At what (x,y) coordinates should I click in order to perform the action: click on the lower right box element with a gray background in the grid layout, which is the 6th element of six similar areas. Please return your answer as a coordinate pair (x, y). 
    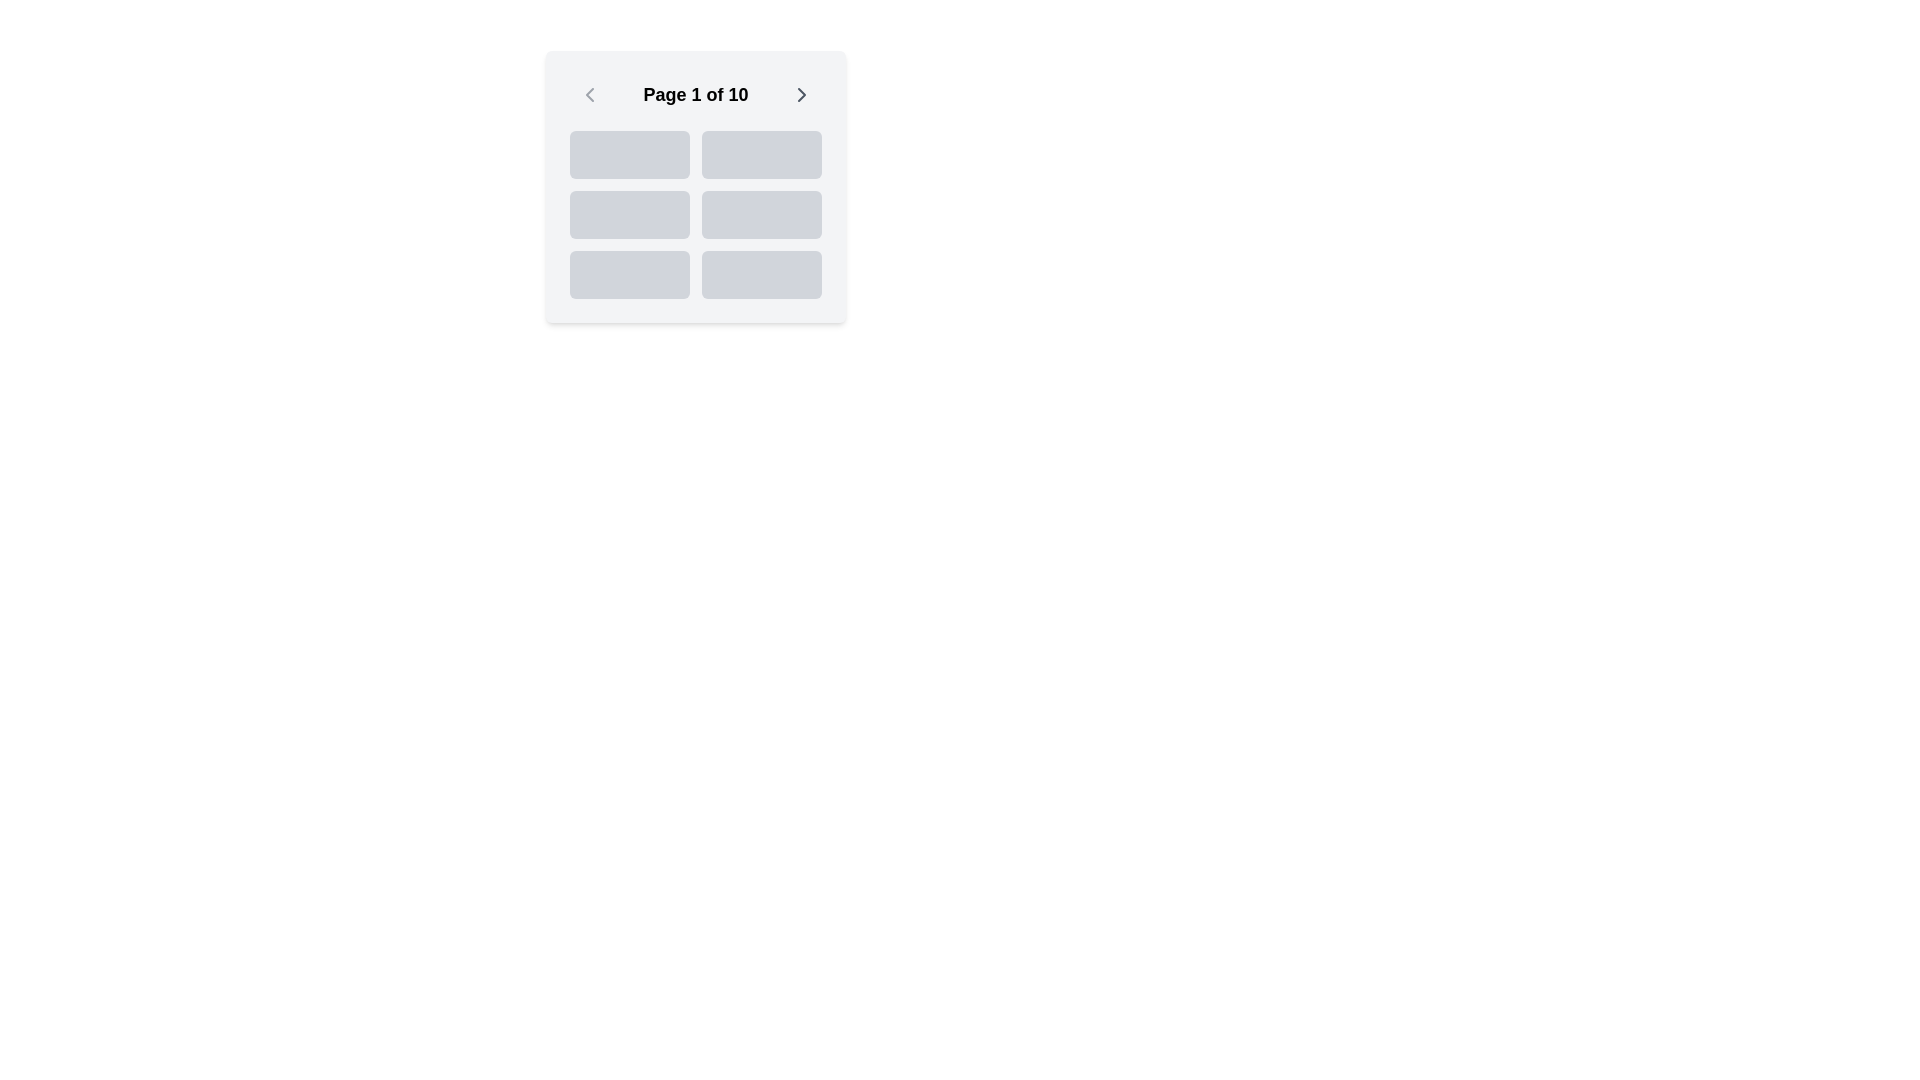
    Looking at the image, I should click on (761, 274).